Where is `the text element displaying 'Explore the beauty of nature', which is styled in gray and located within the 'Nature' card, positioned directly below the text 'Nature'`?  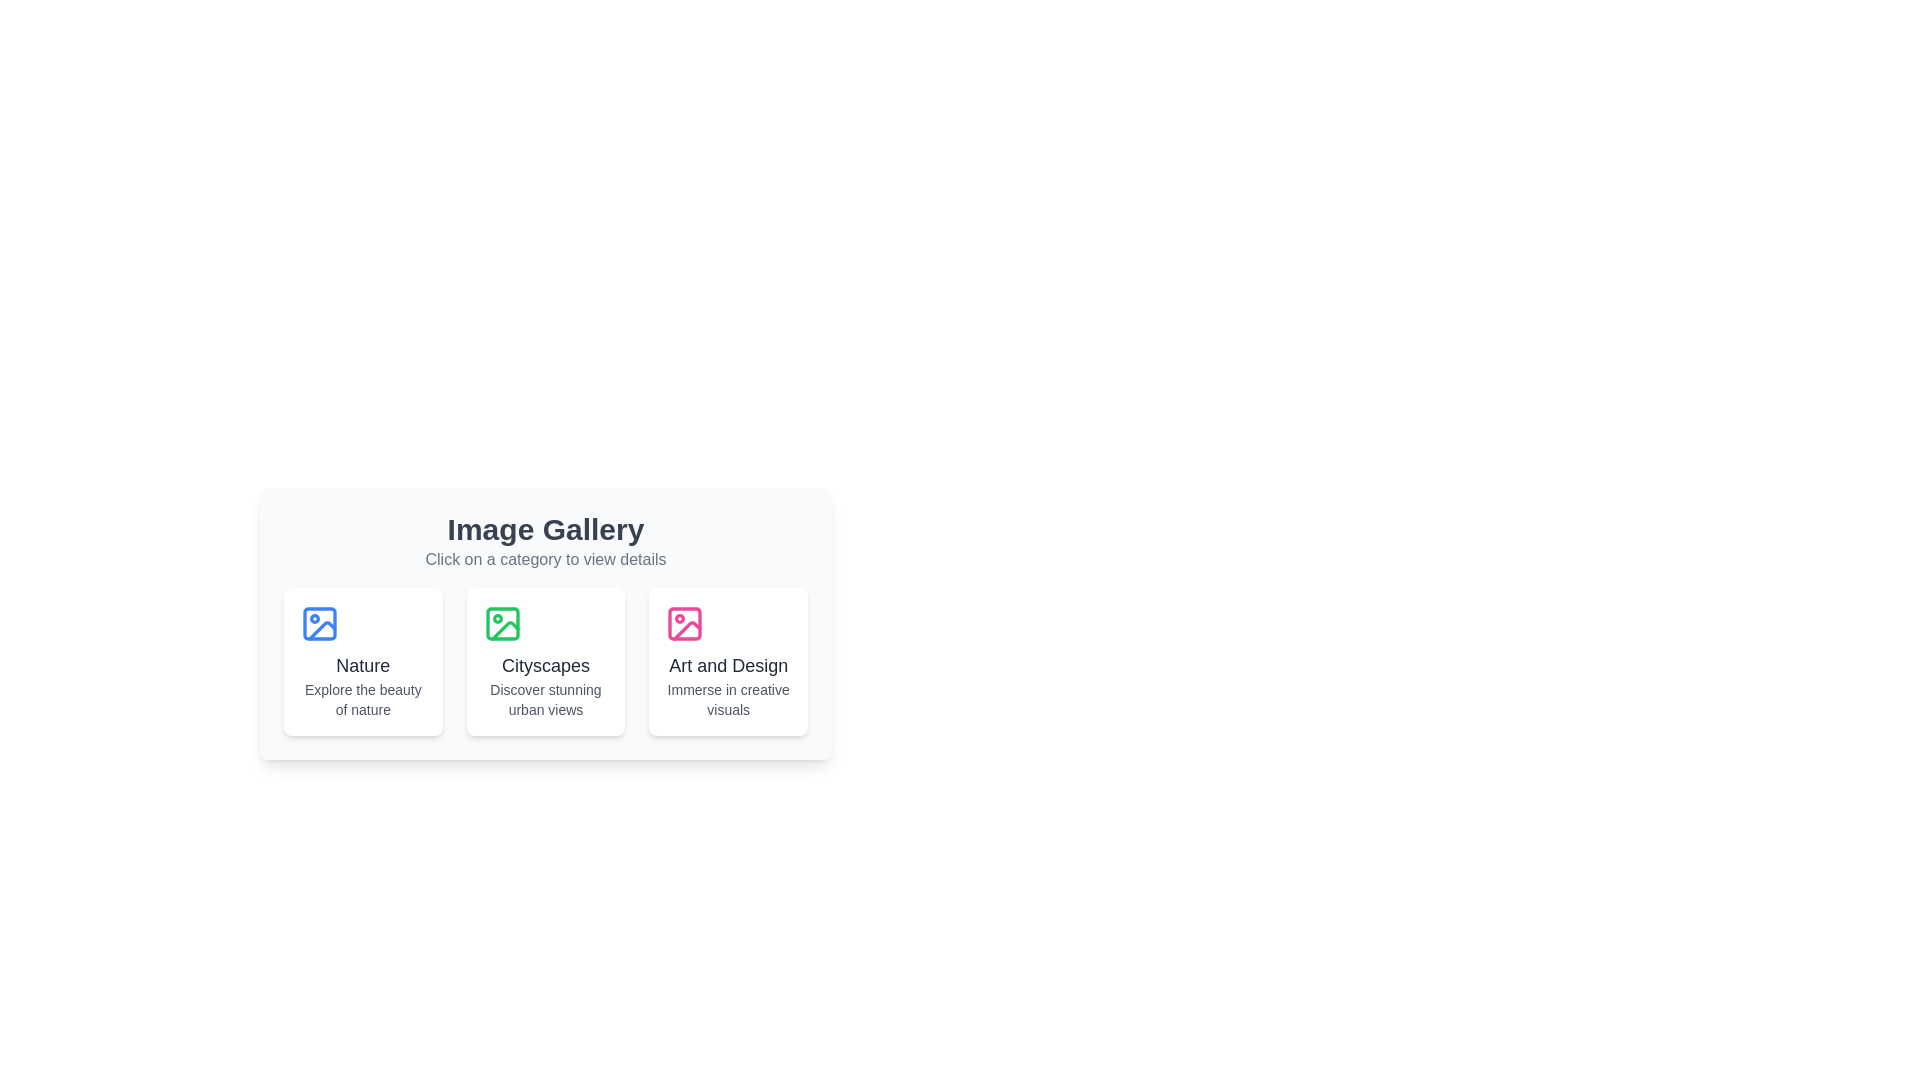 the text element displaying 'Explore the beauty of nature', which is styled in gray and located within the 'Nature' card, positioned directly below the text 'Nature' is located at coordinates (363, 698).